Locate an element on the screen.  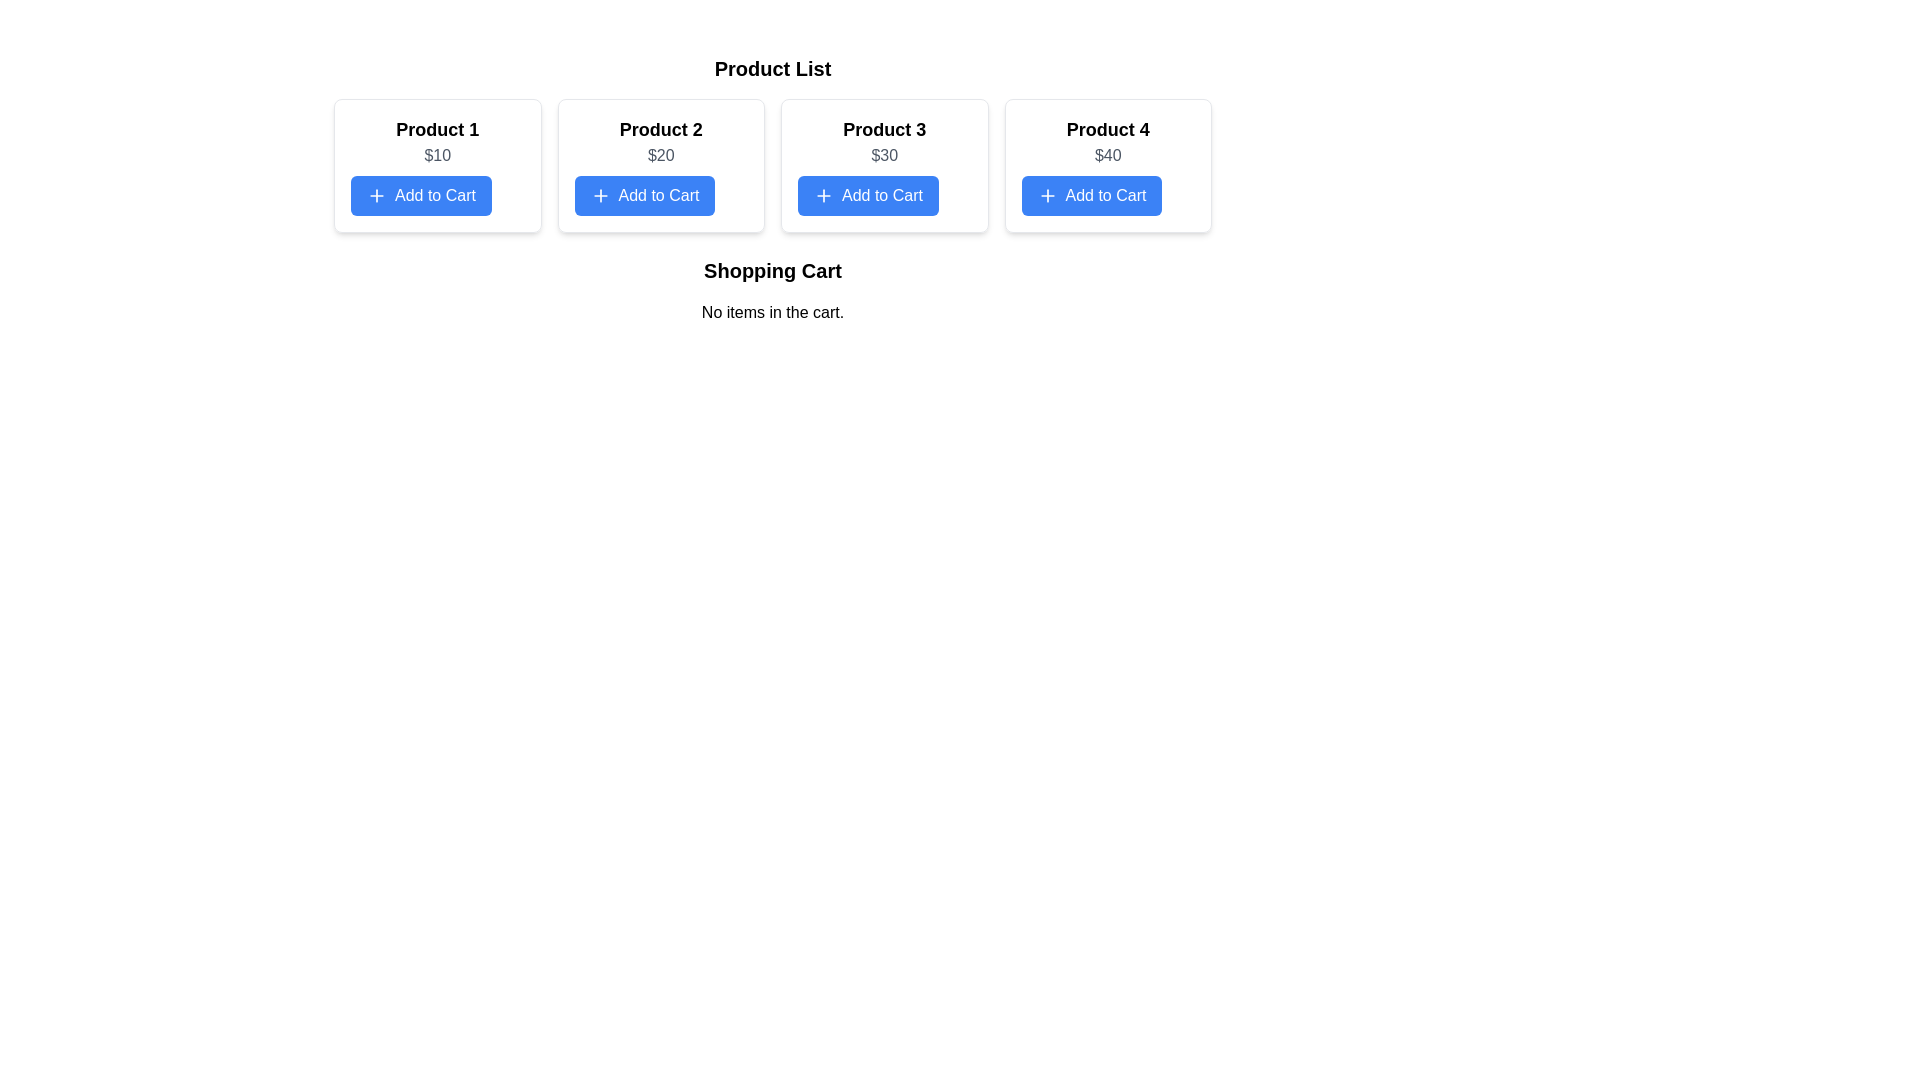
the icon to the left of the 'Add to Cart' text for the second product in the product list is located at coordinates (599, 196).